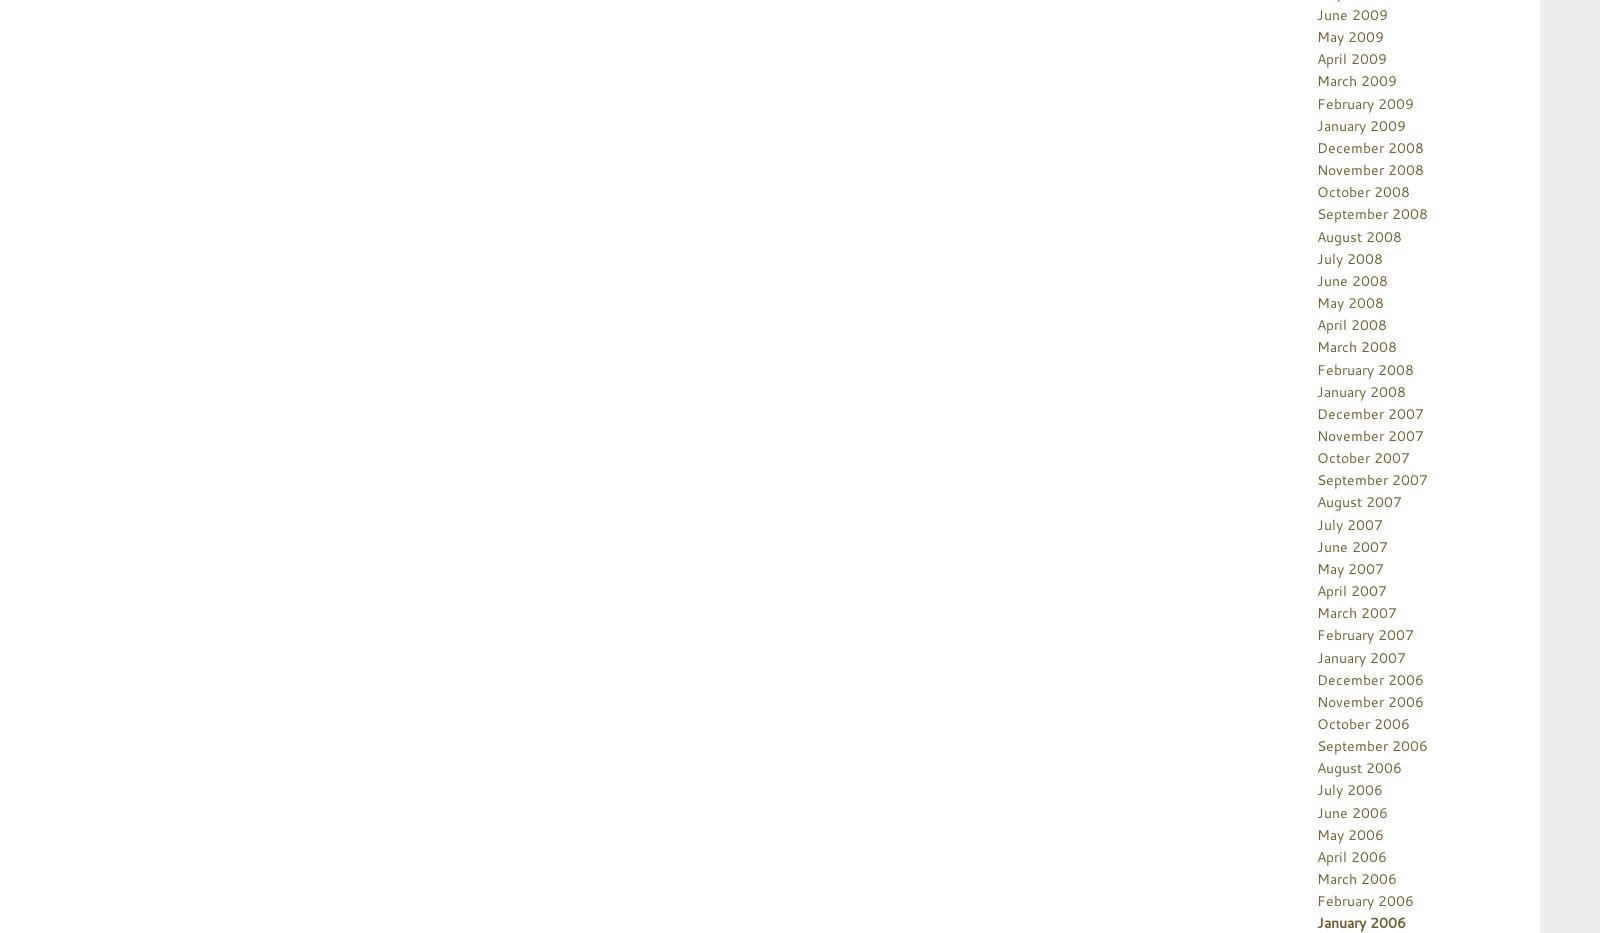  Describe the element at coordinates (1315, 854) in the screenshot. I see `'April 2006'` at that location.